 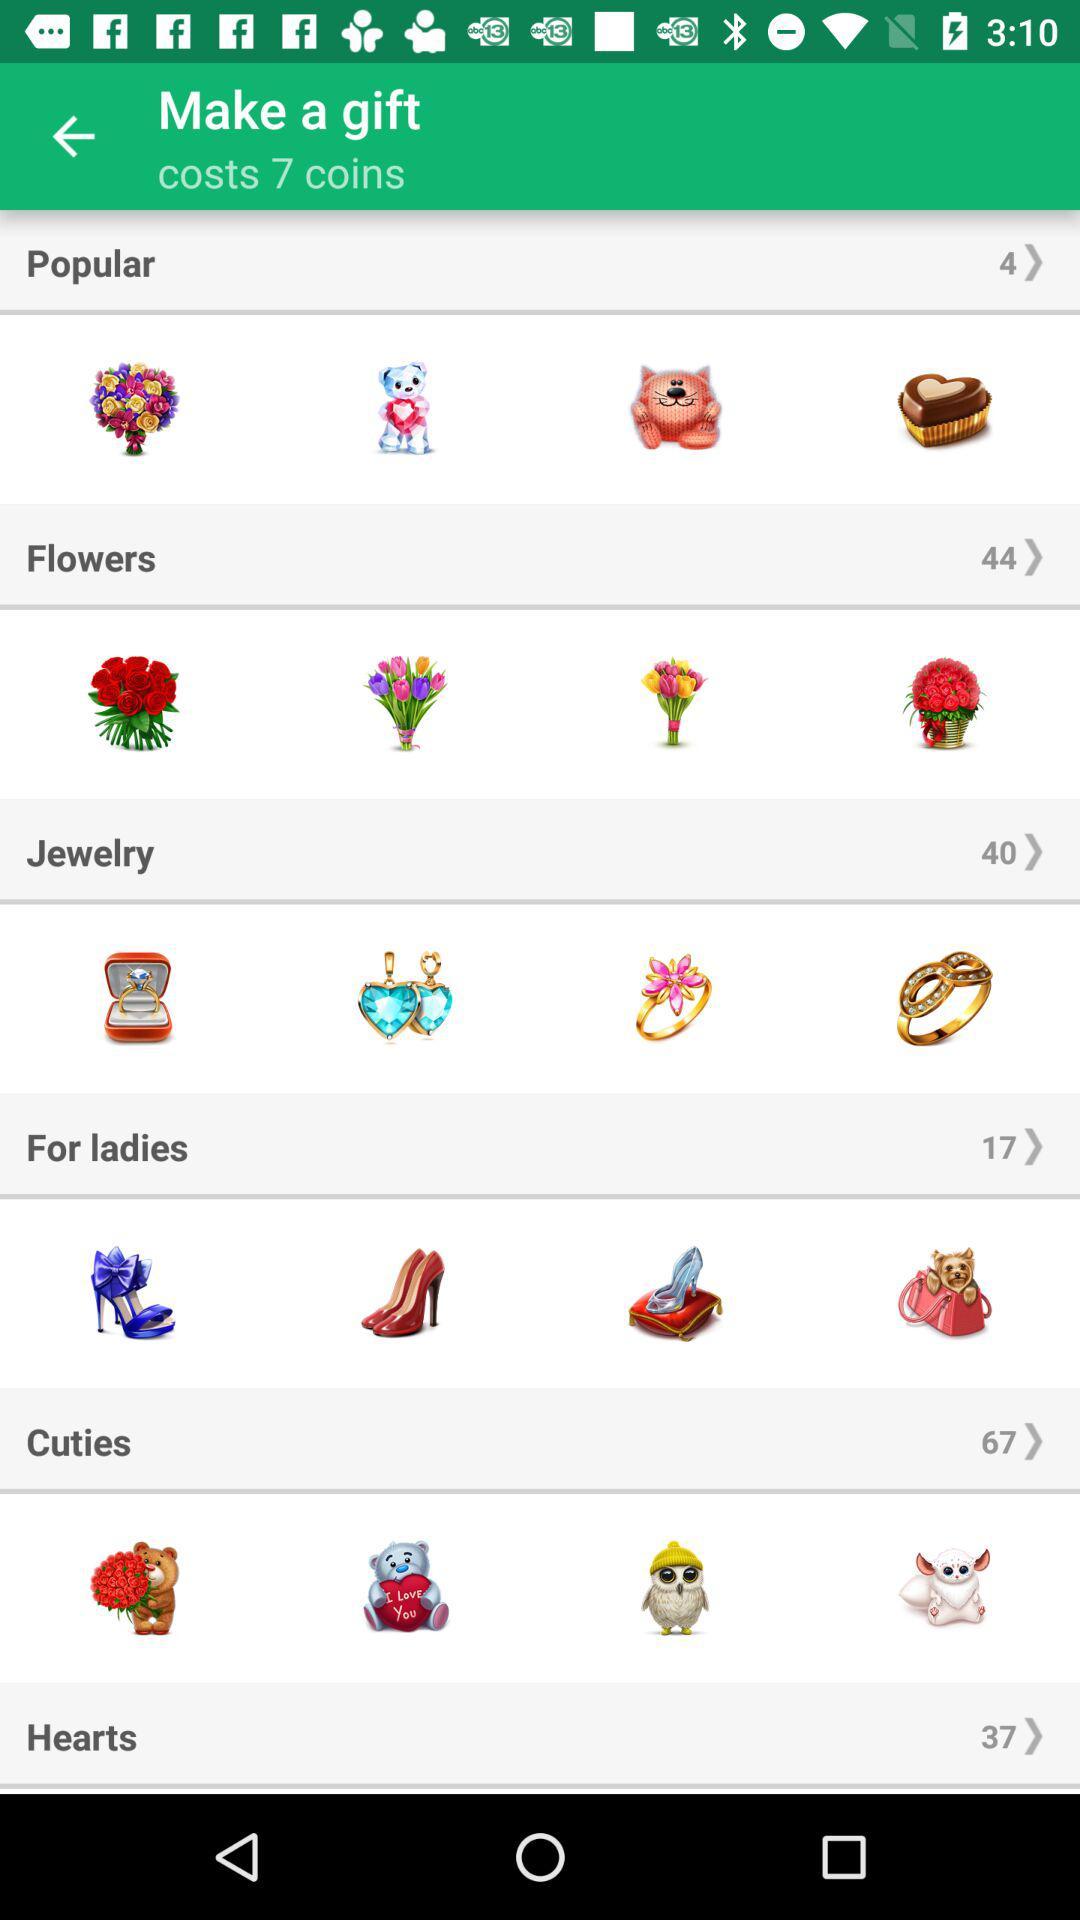 What do you see at coordinates (107, 1146) in the screenshot?
I see `the item to the left of 17 item` at bounding box center [107, 1146].